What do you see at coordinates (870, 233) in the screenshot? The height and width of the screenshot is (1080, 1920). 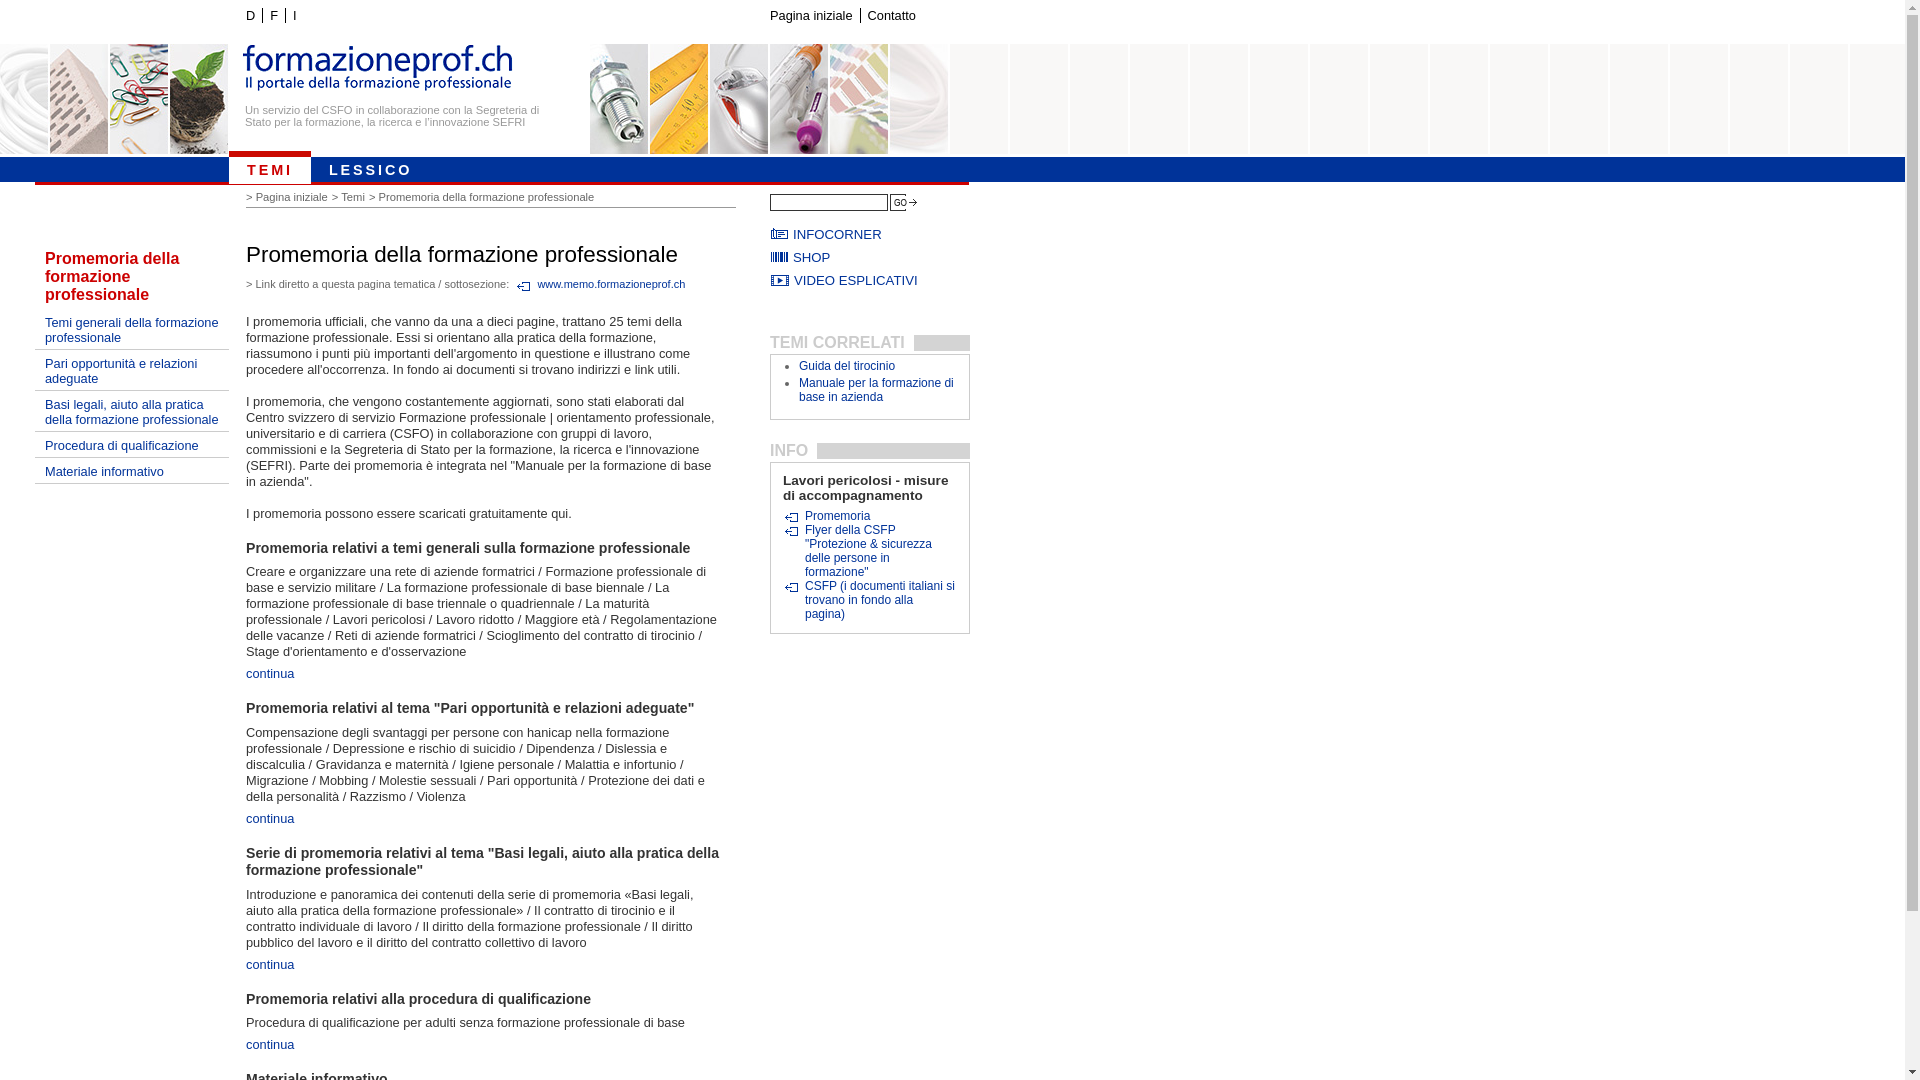 I see `'INFOCORNER'` at bounding box center [870, 233].